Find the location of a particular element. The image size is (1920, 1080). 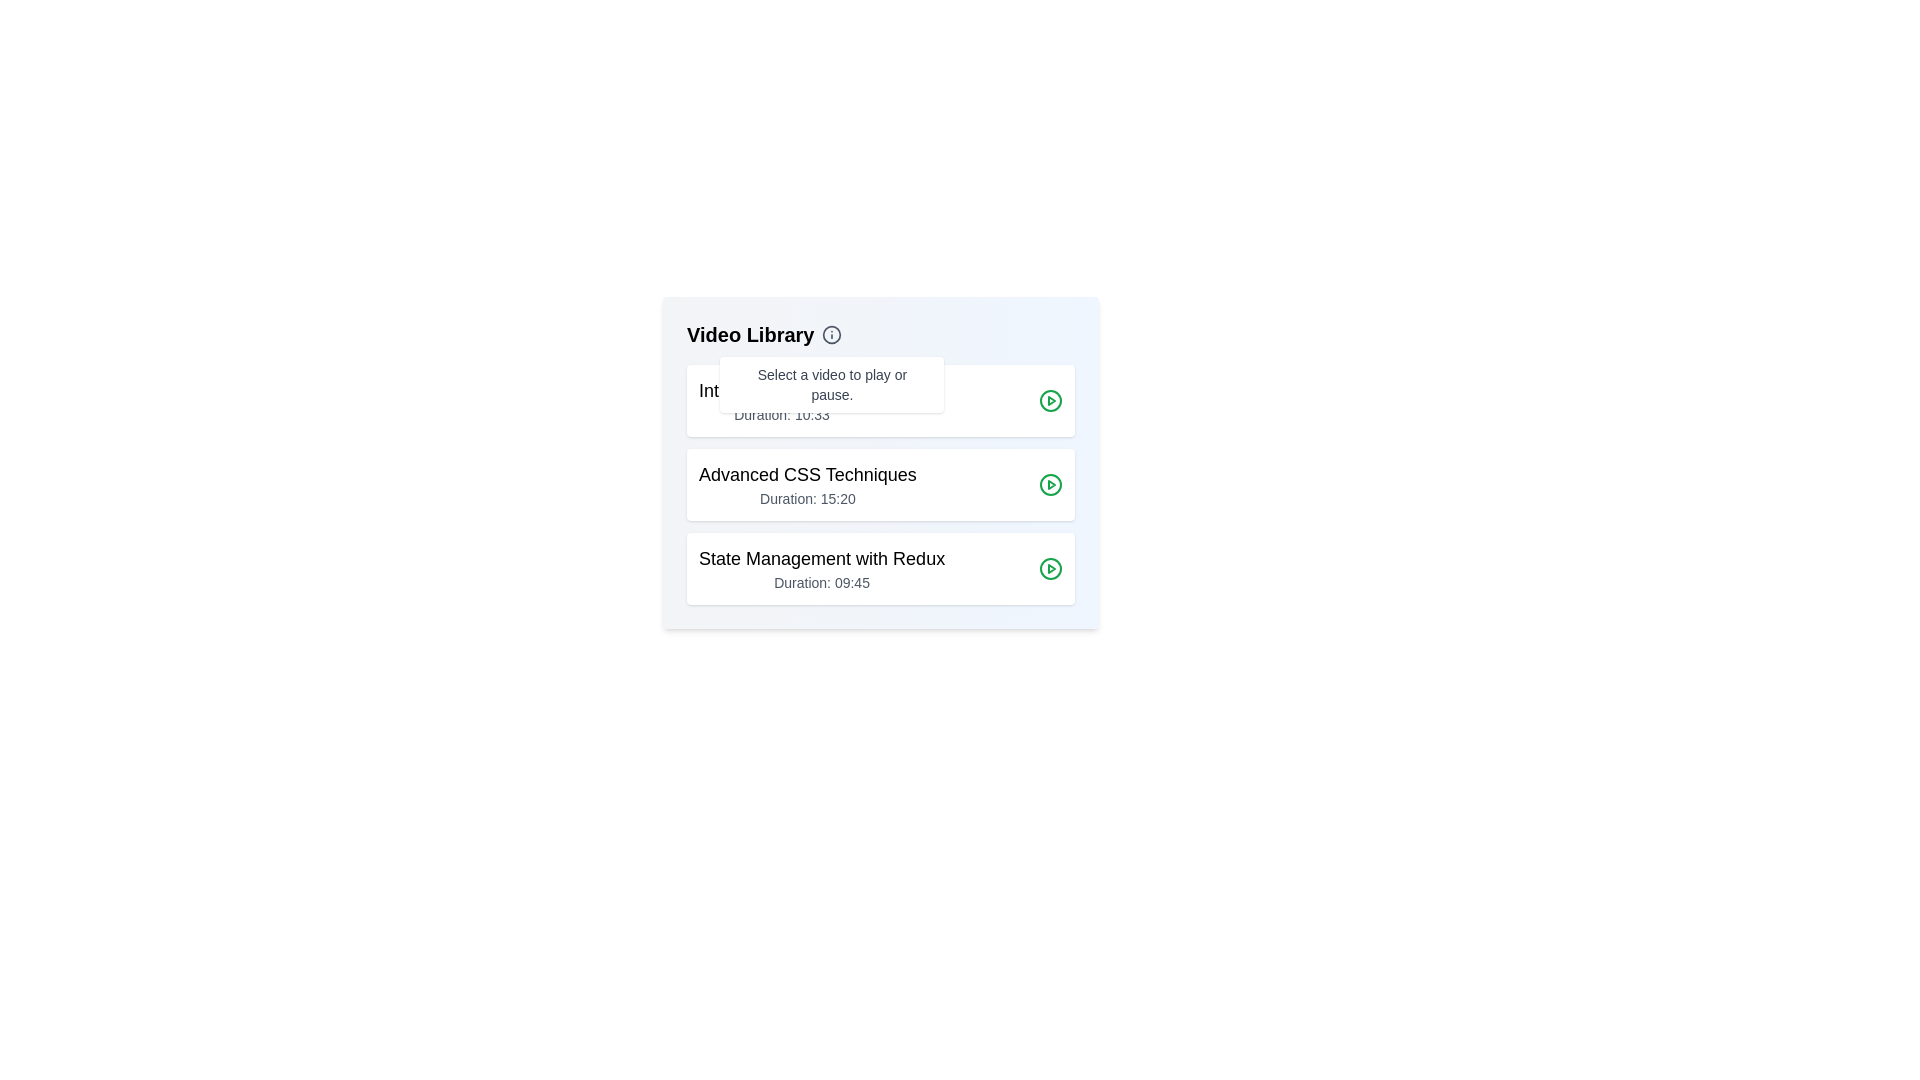

the 'Advanced CSS Techniques' list item in the Video Library is located at coordinates (807, 485).